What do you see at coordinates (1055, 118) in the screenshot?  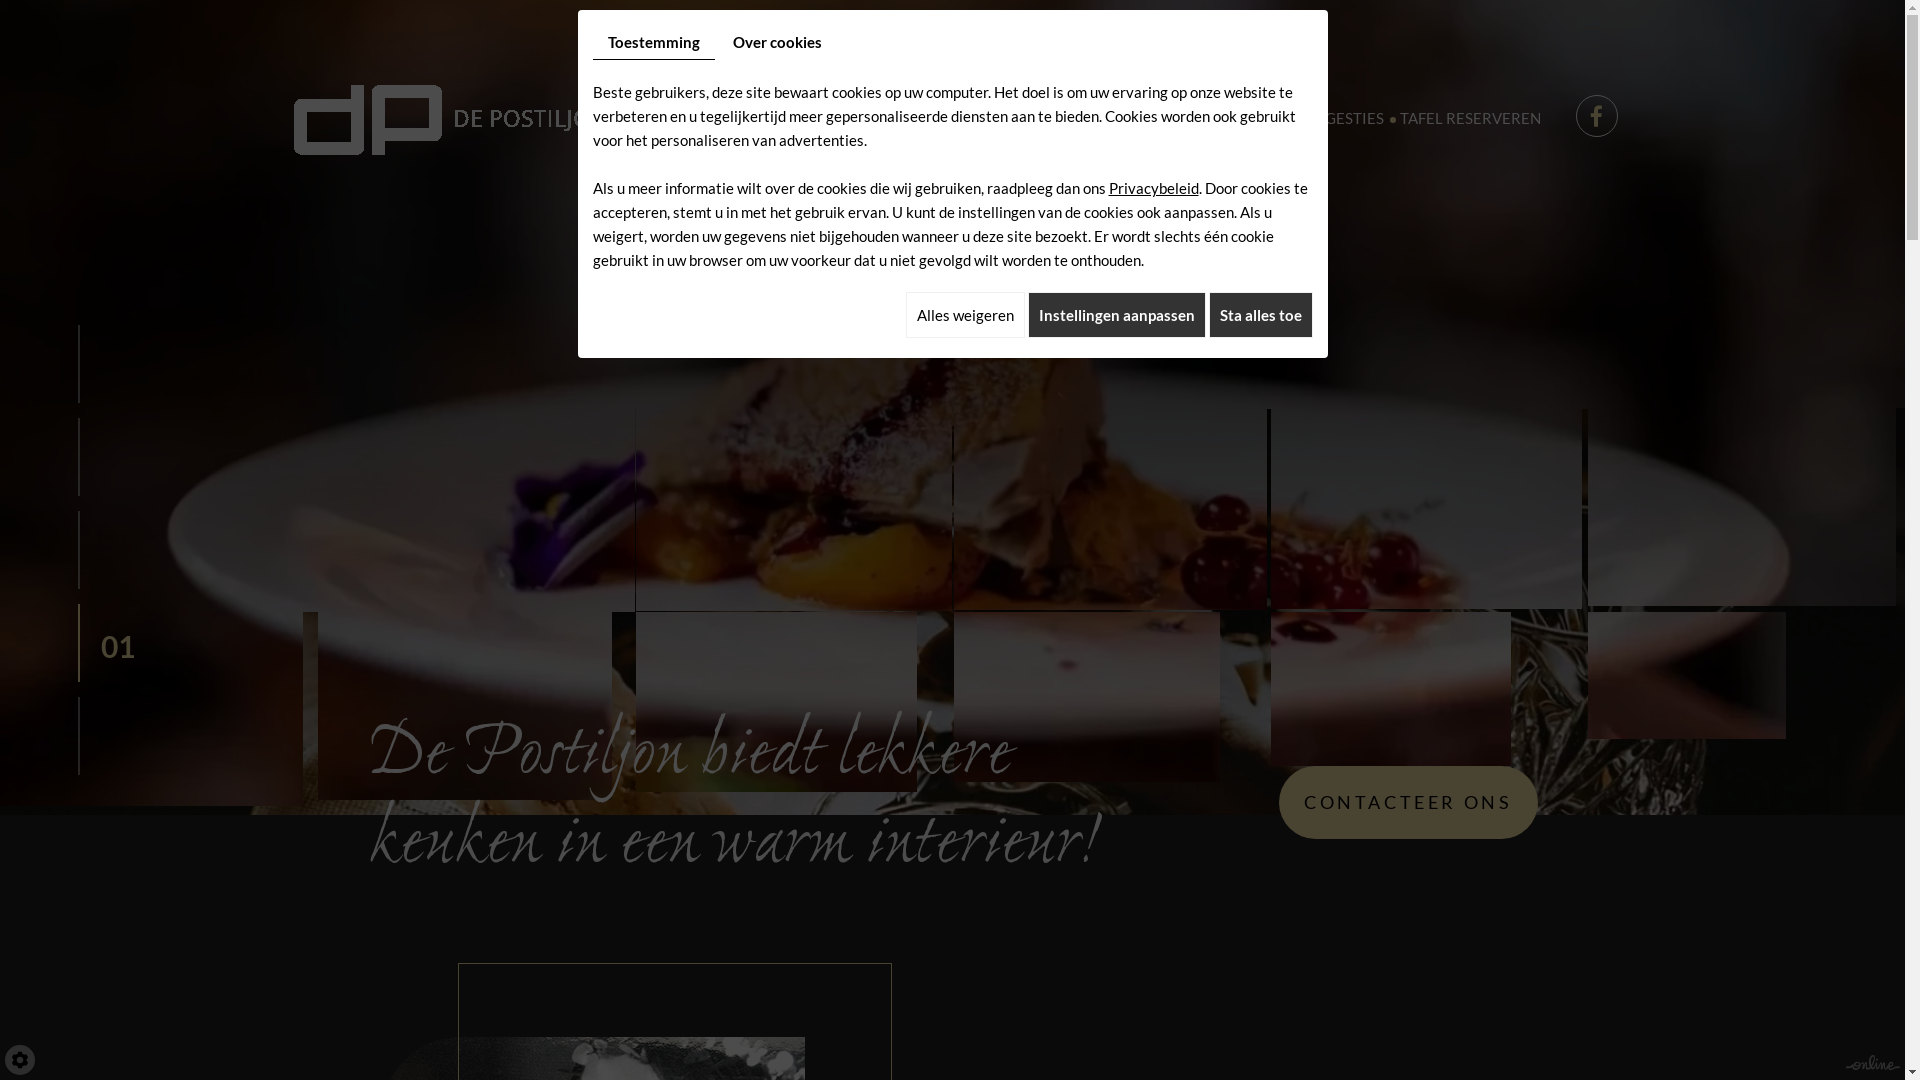 I see `'FEESTMENU'` at bounding box center [1055, 118].